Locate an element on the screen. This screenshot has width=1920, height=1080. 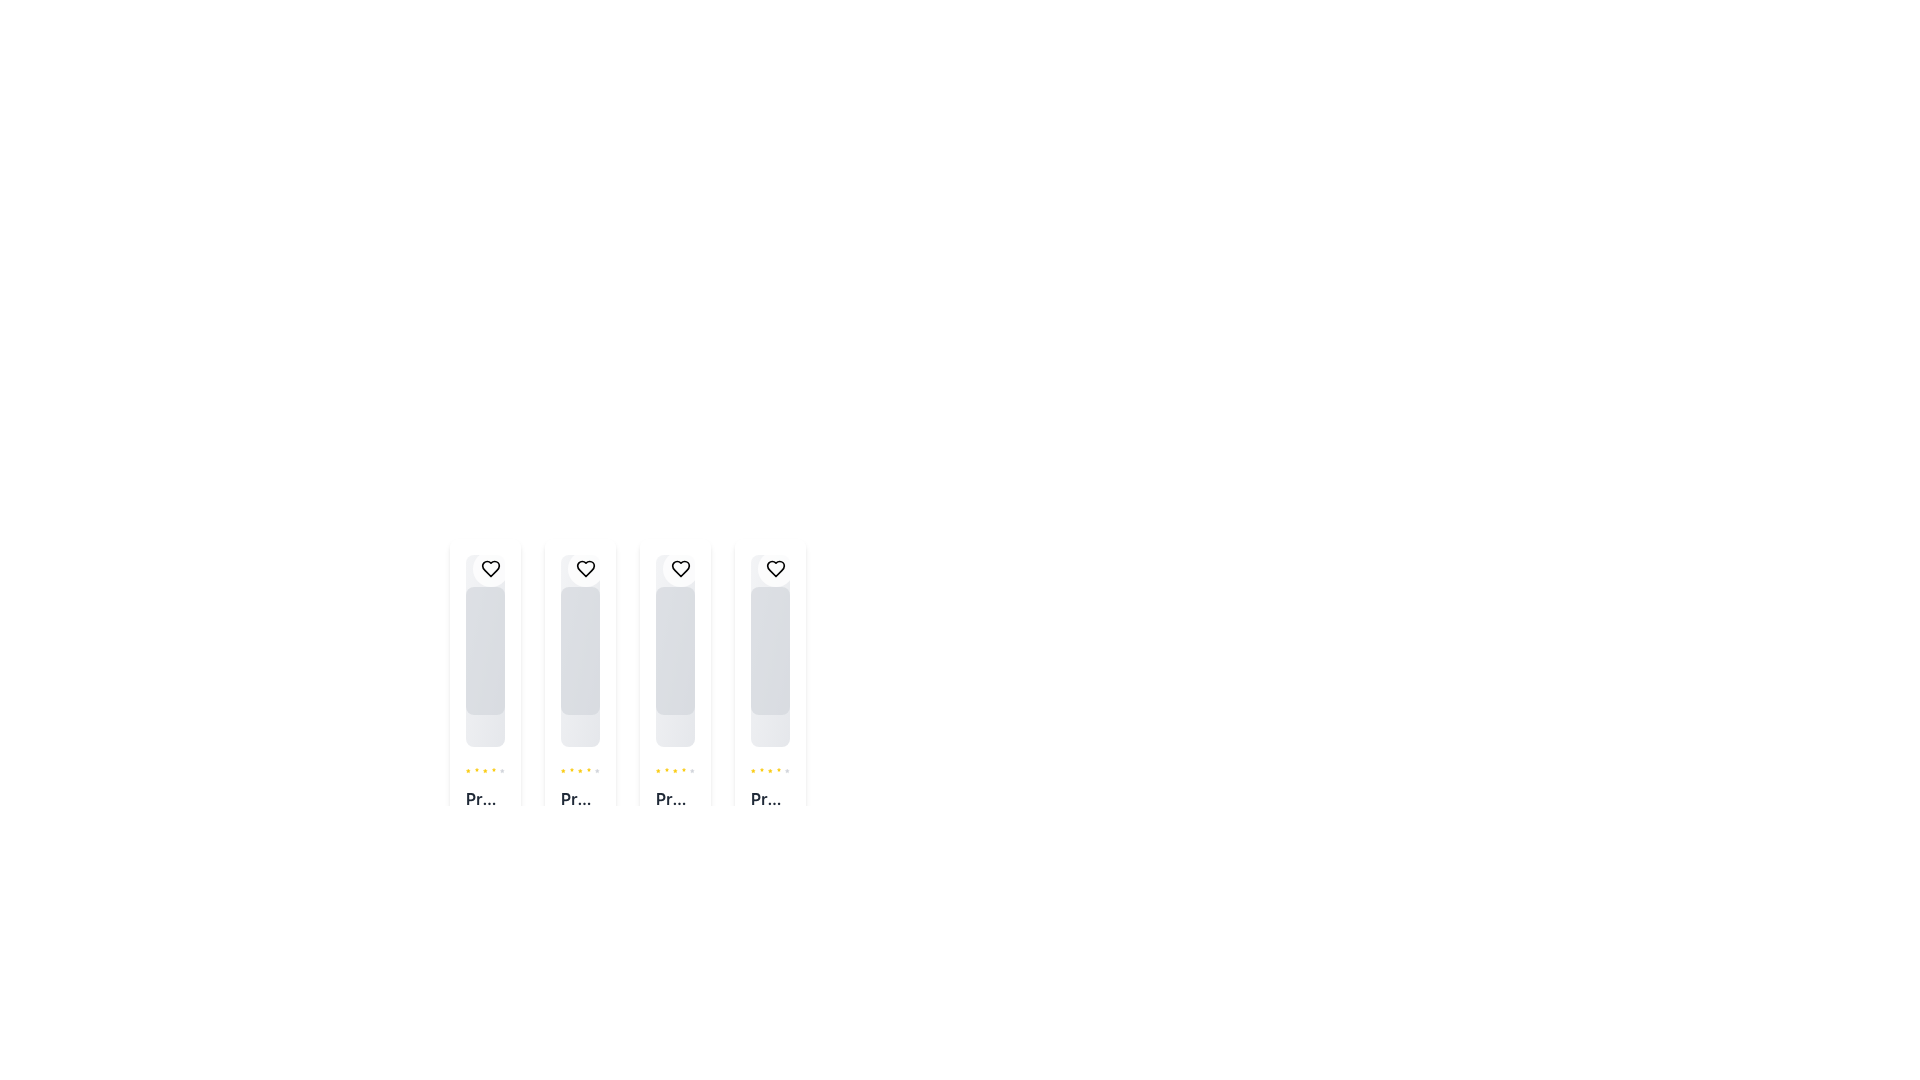
the visual state of the fifth star icon, which is gray and located at the rightmost position in a row of similar star icons is located at coordinates (692, 770).